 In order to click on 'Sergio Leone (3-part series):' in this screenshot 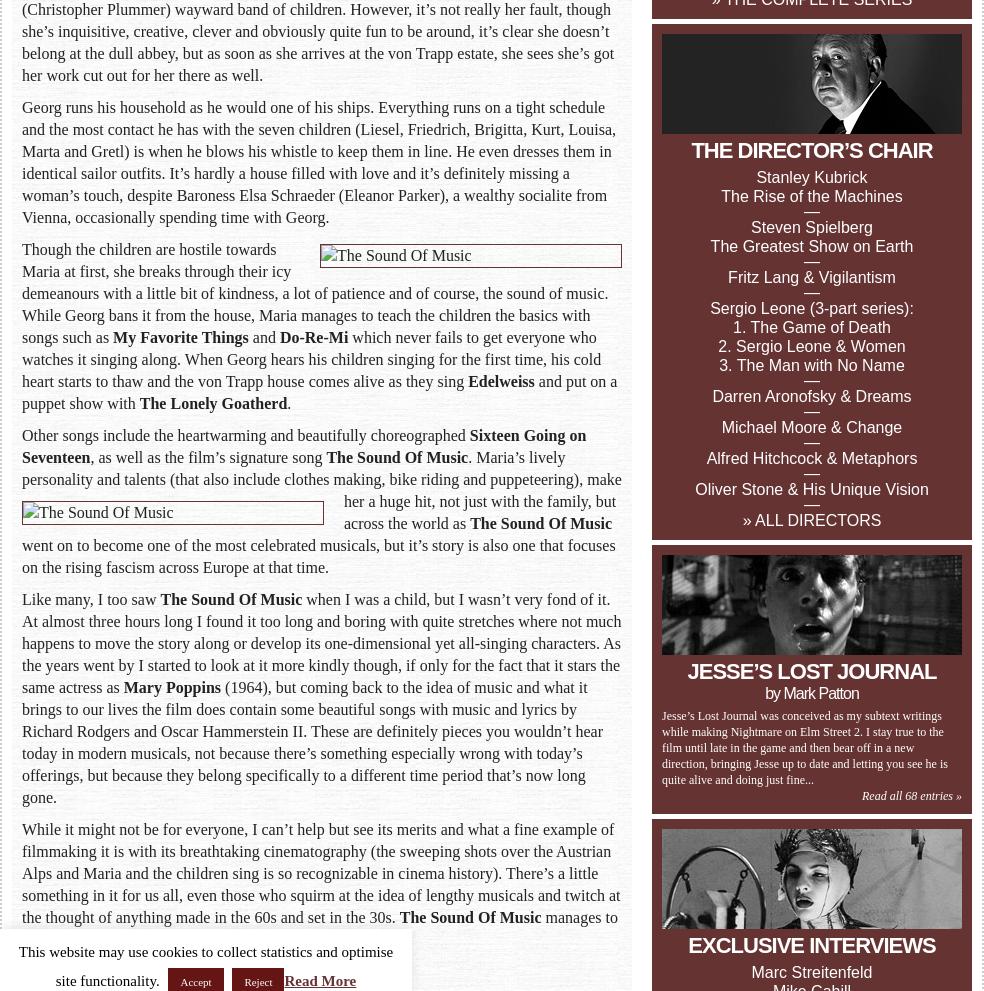, I will do `click(810, 307)`.